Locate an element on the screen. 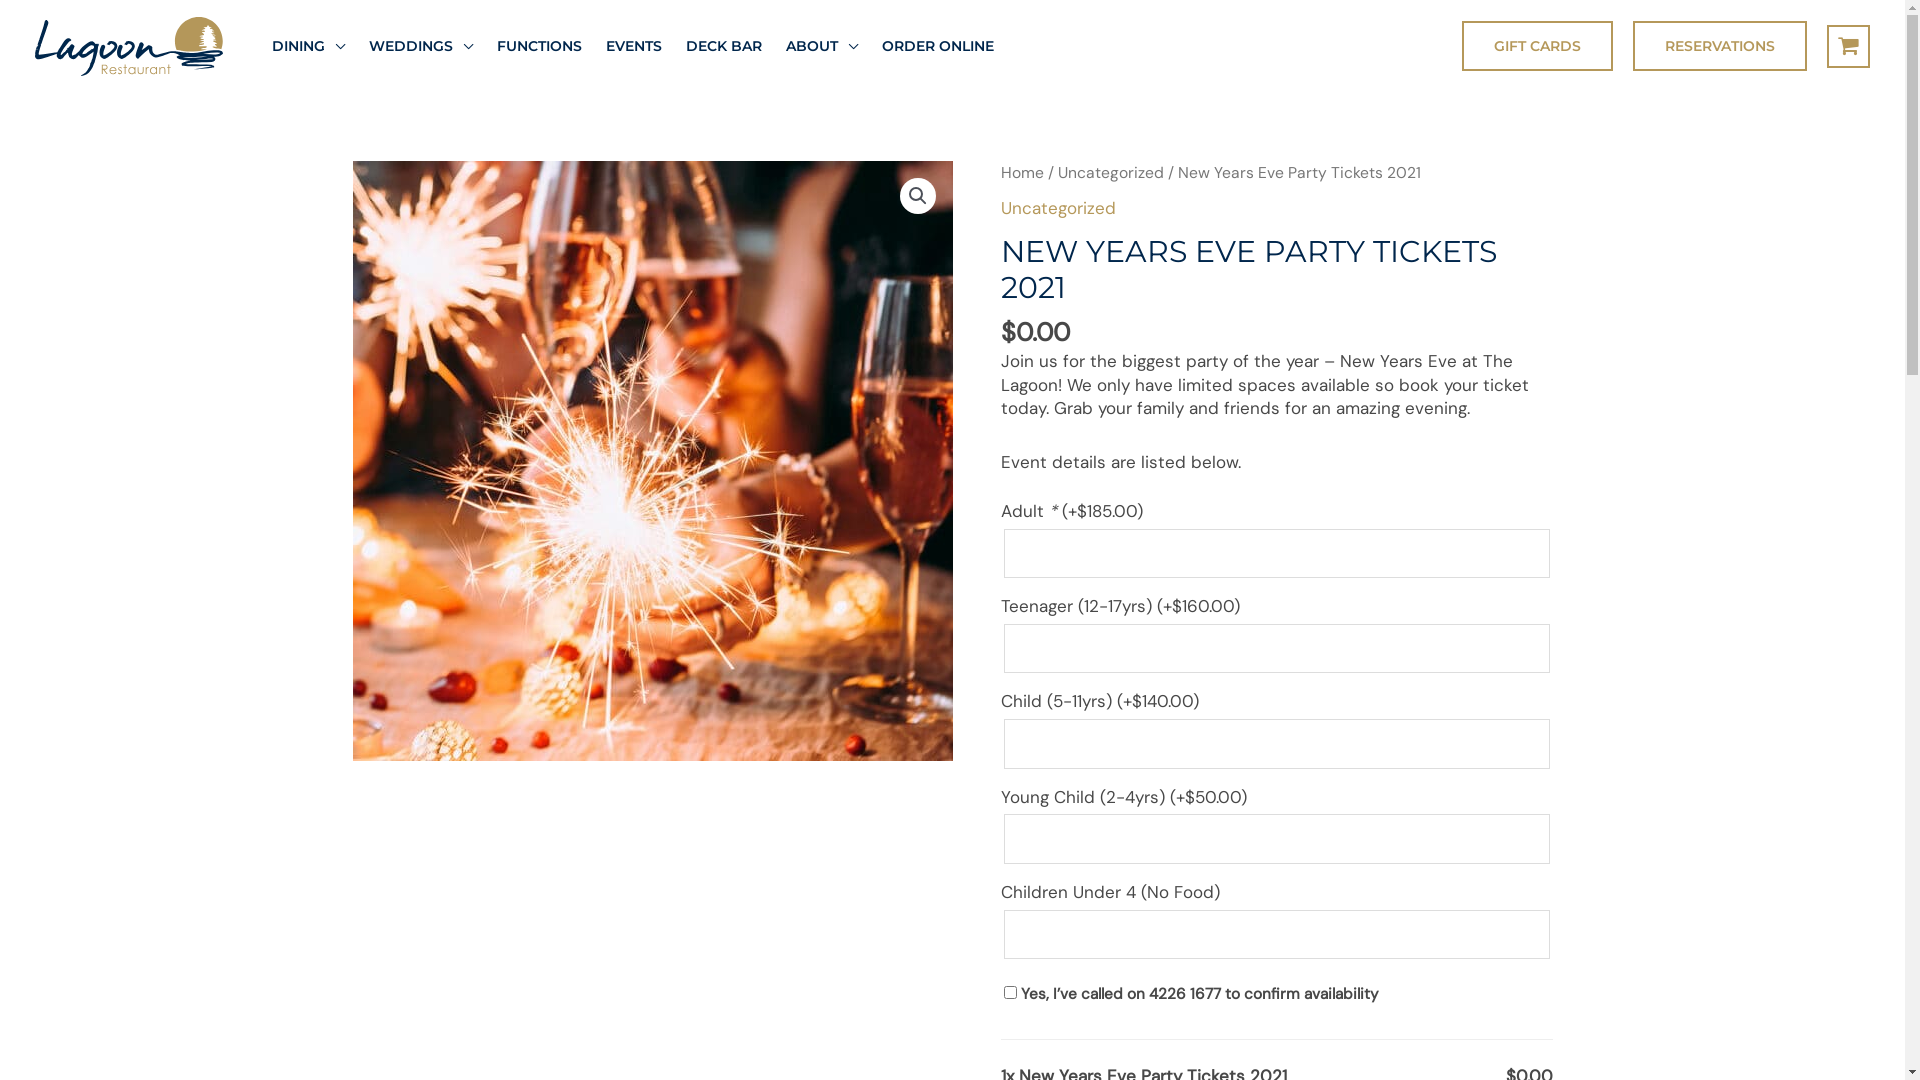 The height and width of the screenshot is (1080, 1920). 'FUNCTIONS' is located at coordinates (539, 45).